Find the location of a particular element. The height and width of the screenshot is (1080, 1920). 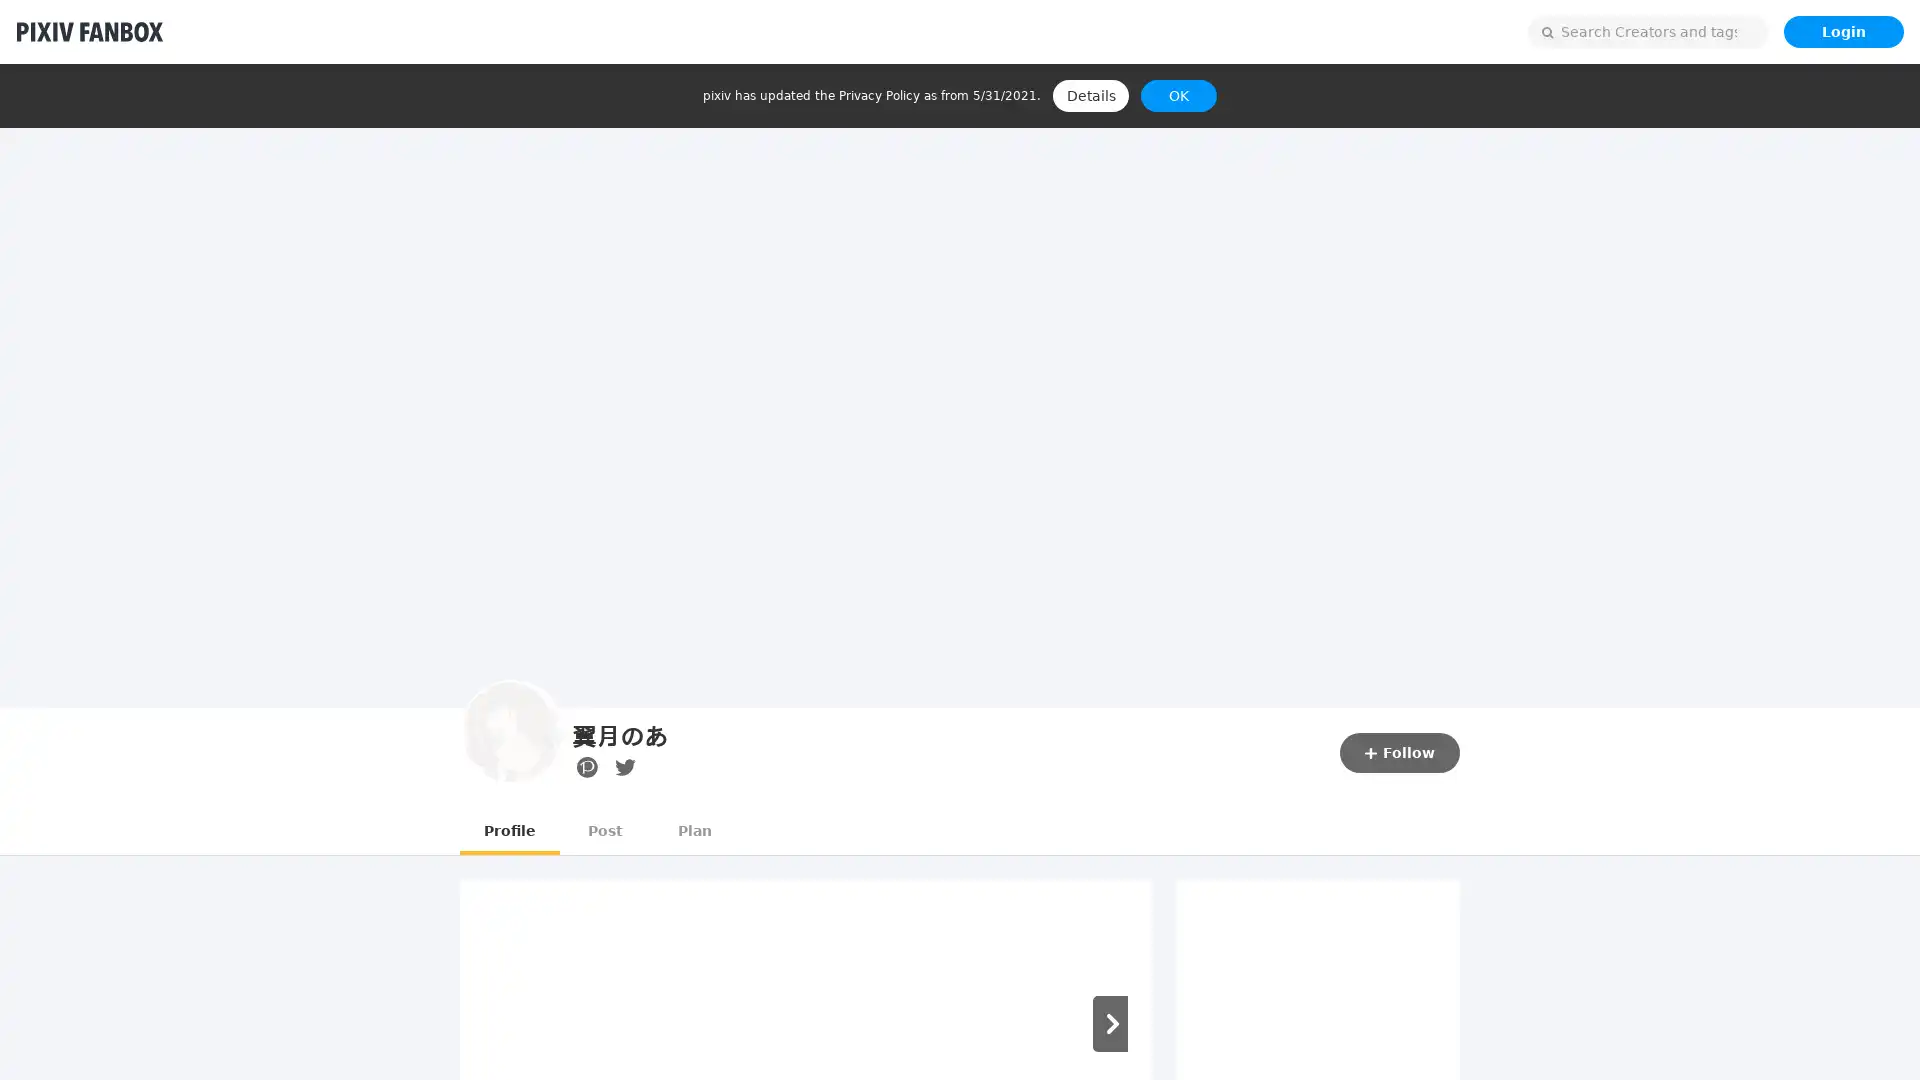

Login is located at coordinates (1842, 31).